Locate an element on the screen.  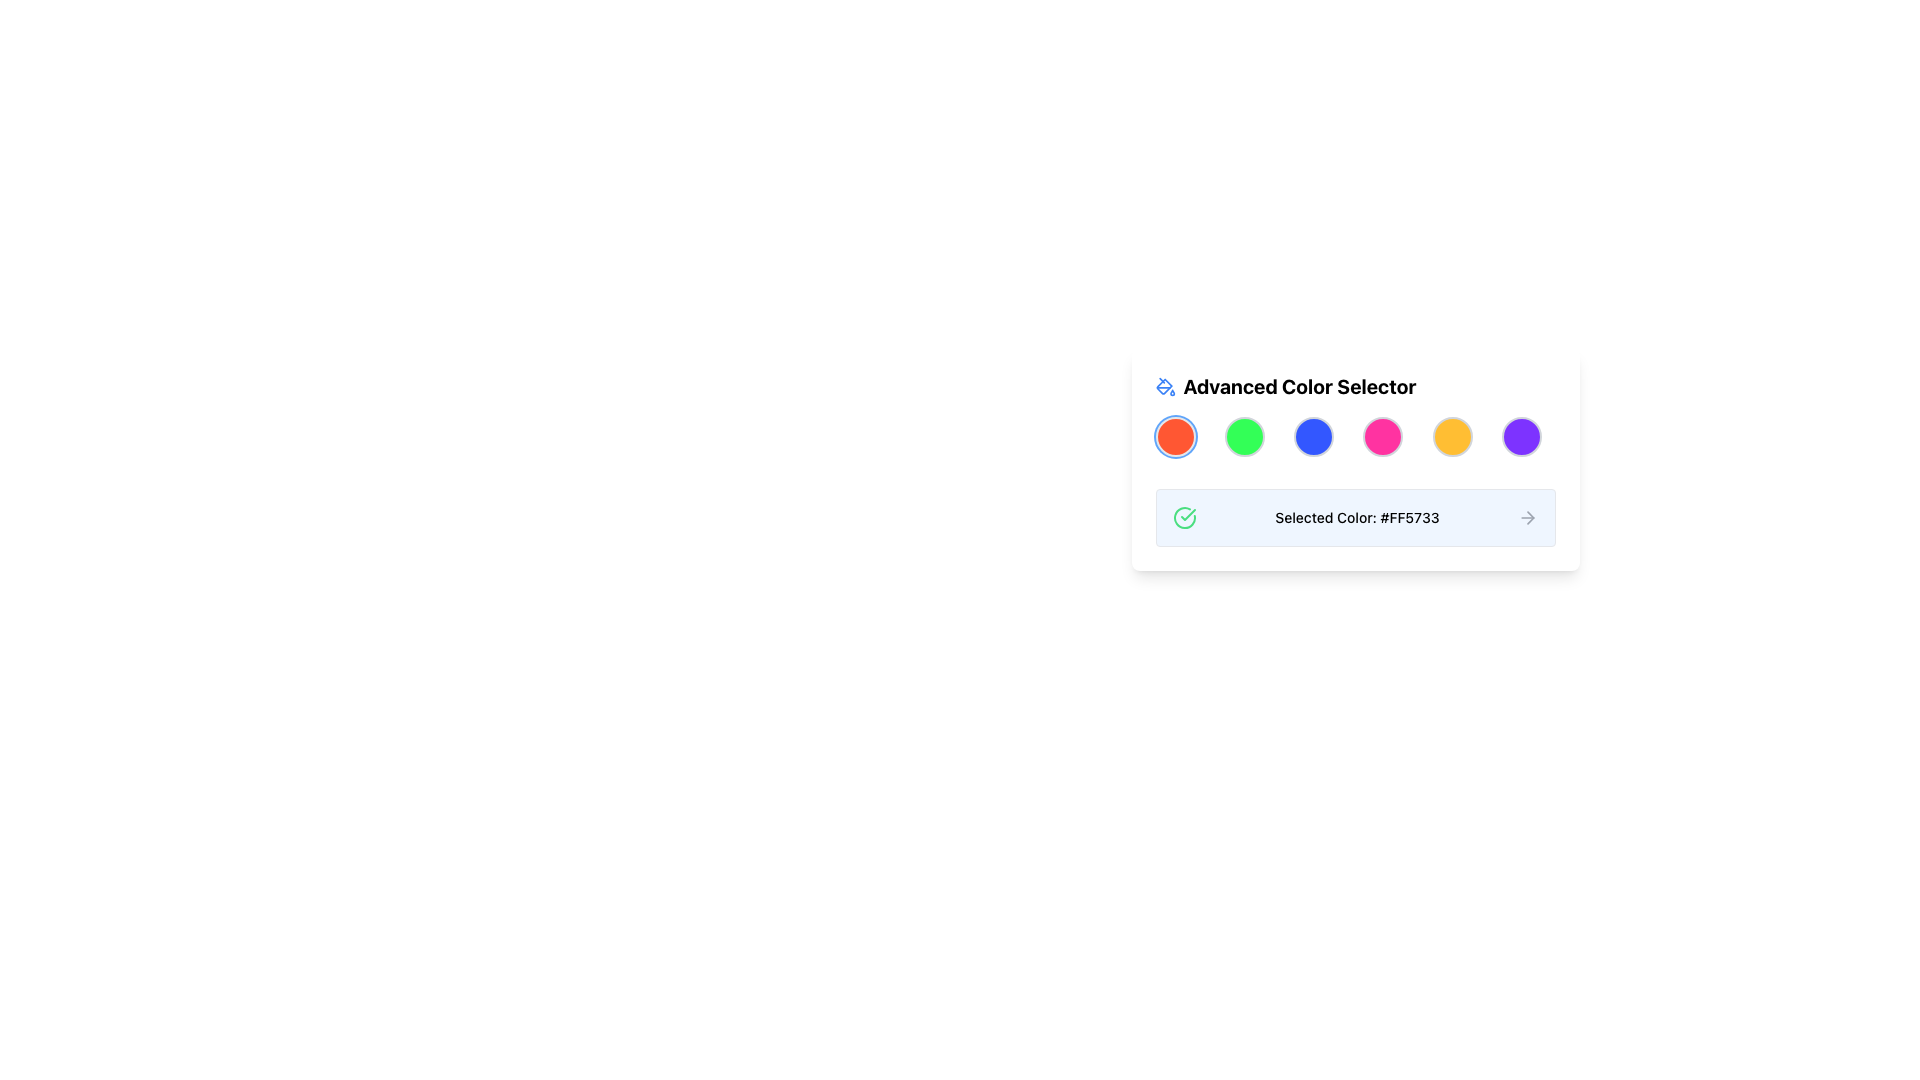
the gray arrow icon pointing to the right, located adjacent to the text 'Selected Color: #FF5733' is located at coordinates (1527, 516).